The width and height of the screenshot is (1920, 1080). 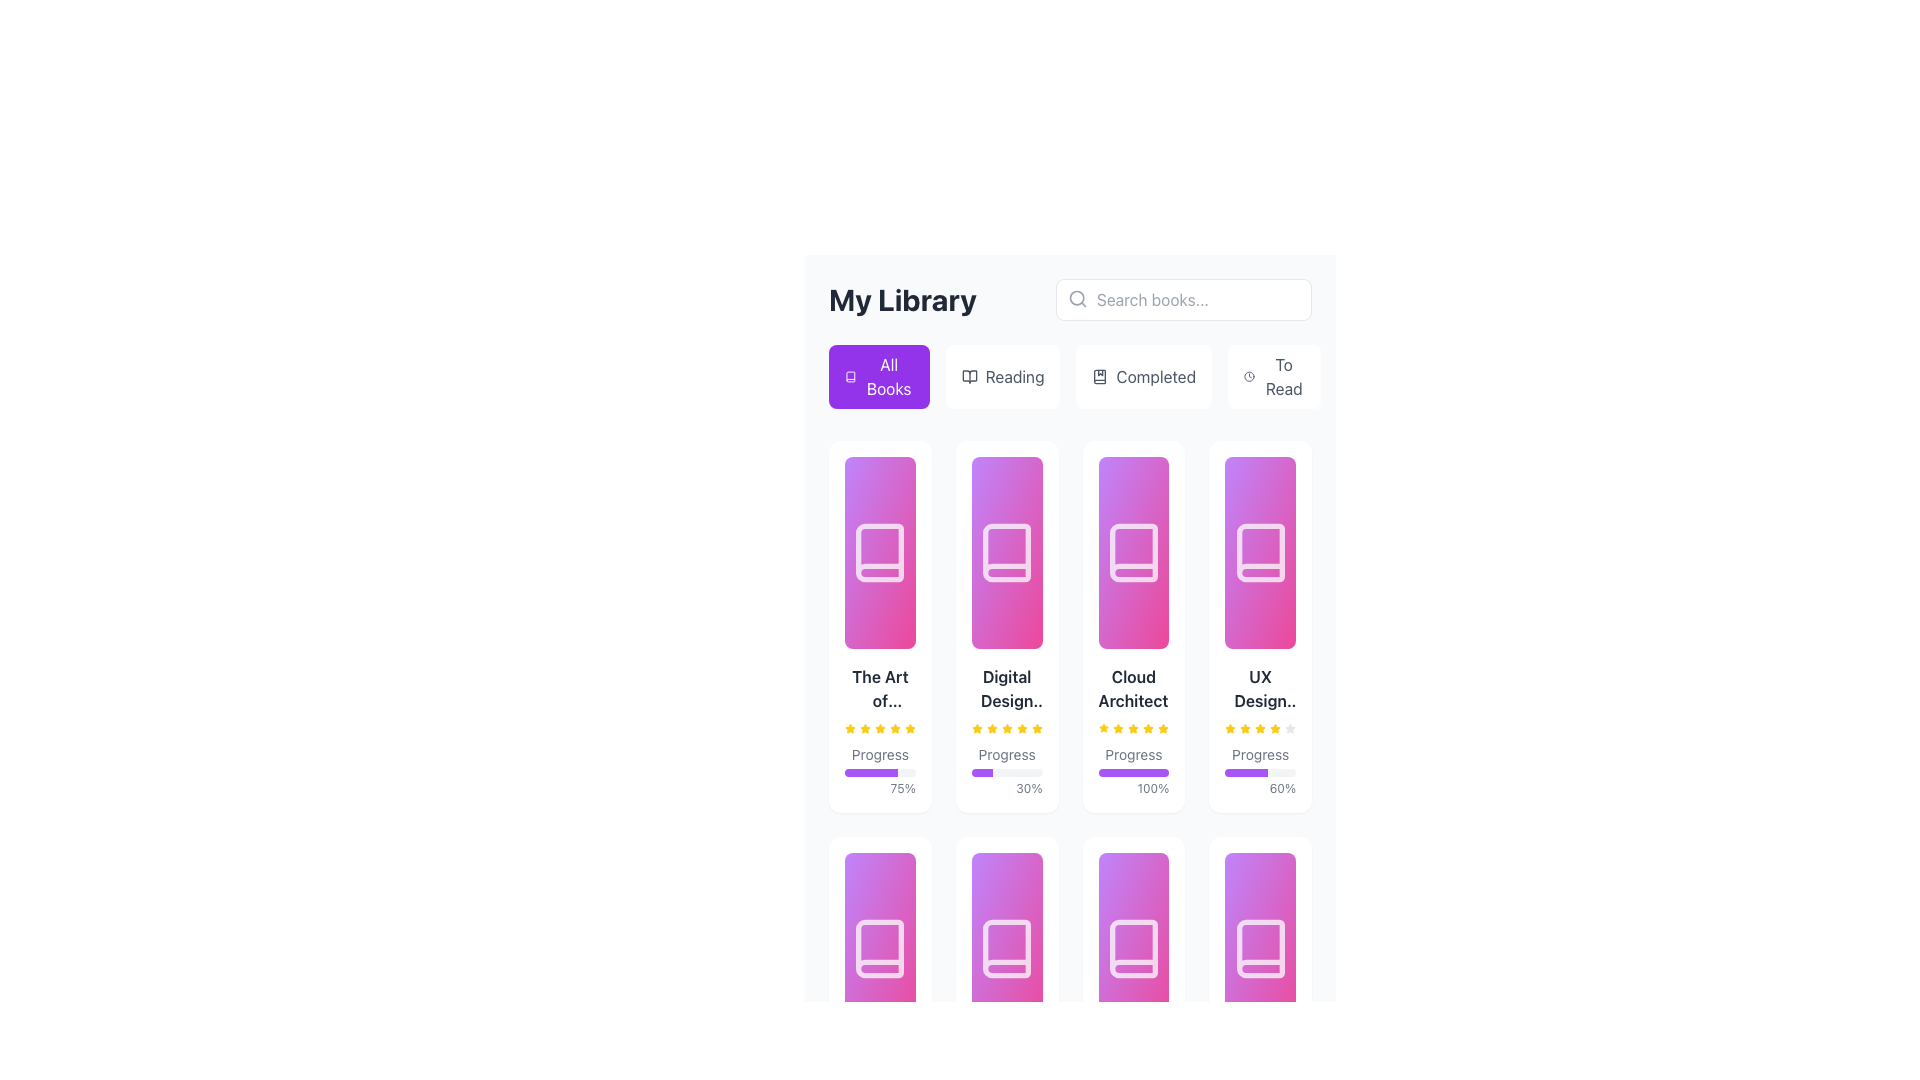 I want to click on the visual representation of the book icon in the fourth card of the first row under the 'My Library' header, which depicts 'UX Design..', so click(x=1259, y=552).